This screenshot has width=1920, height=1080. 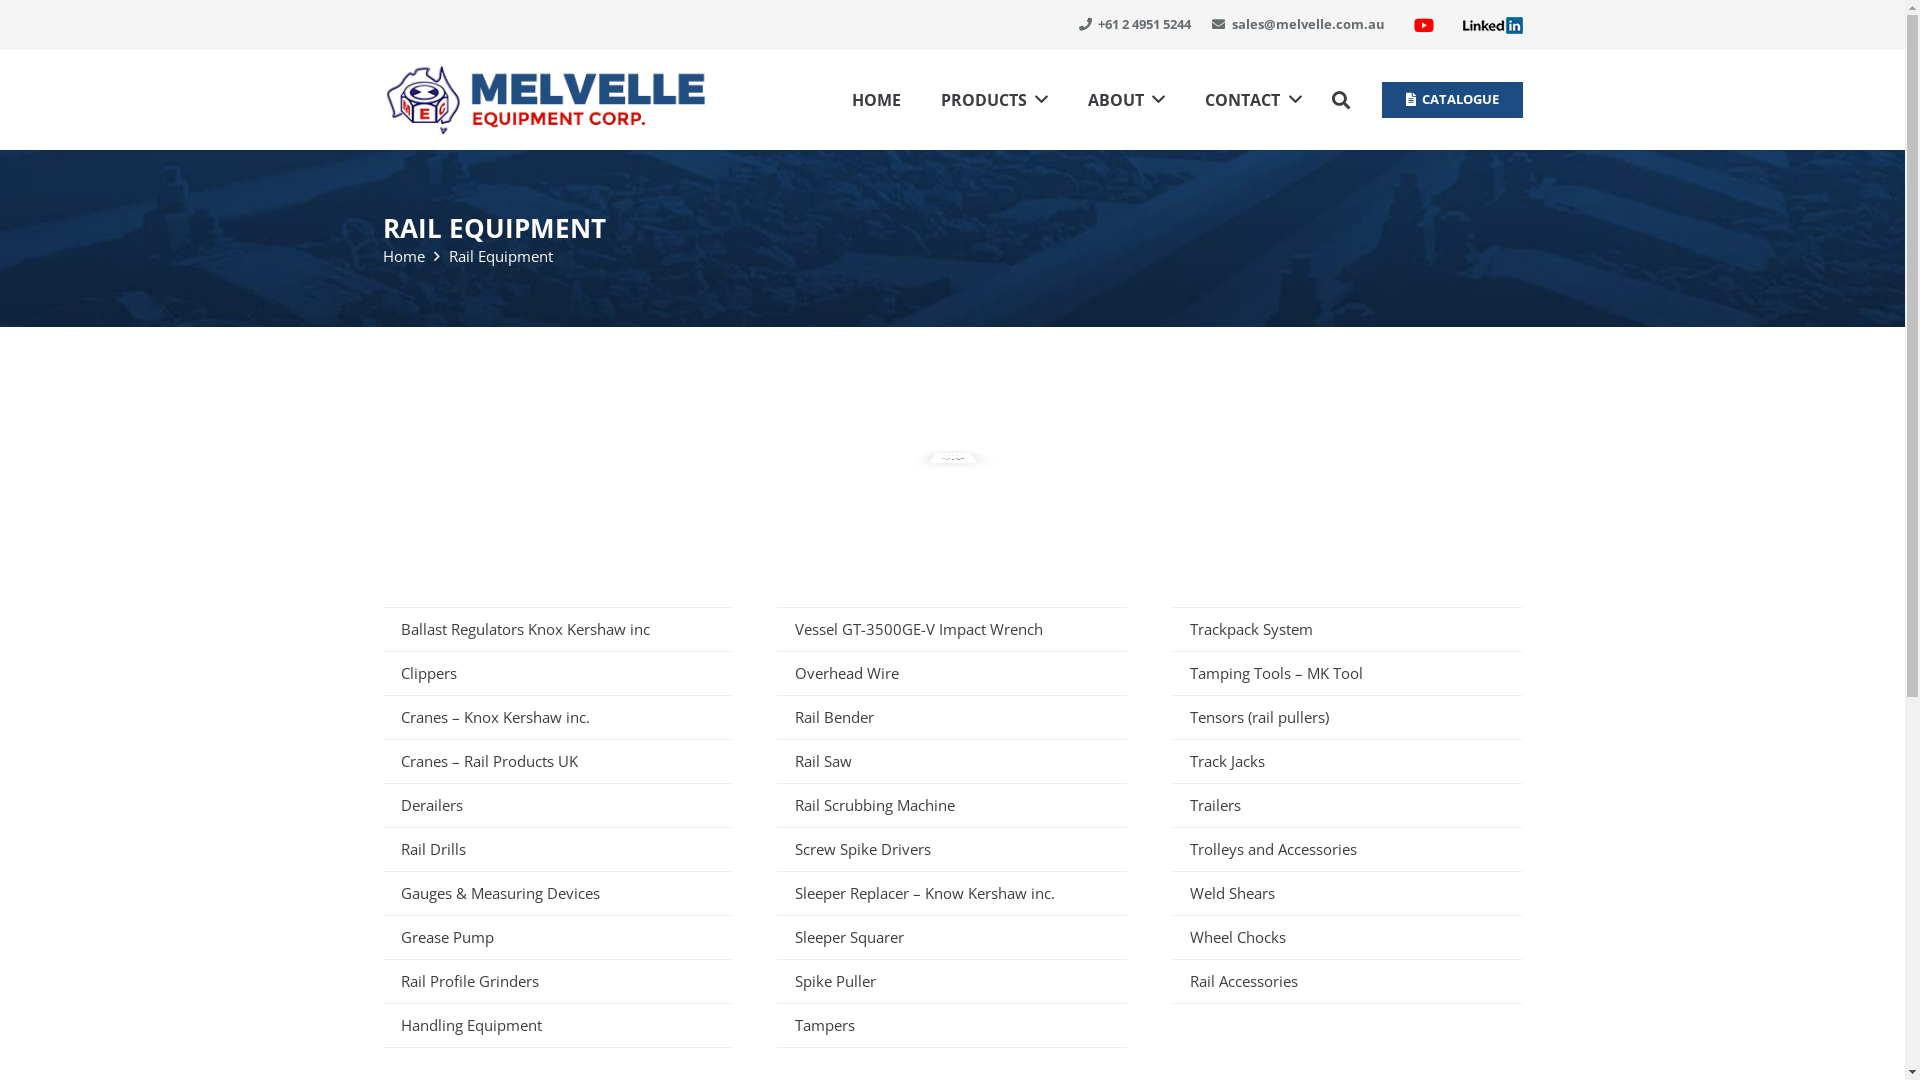 What do you see at coordinates (1347, 979) in the screenshot?
I see `'Rail Accessories'` at bounding box center [1347, 979].